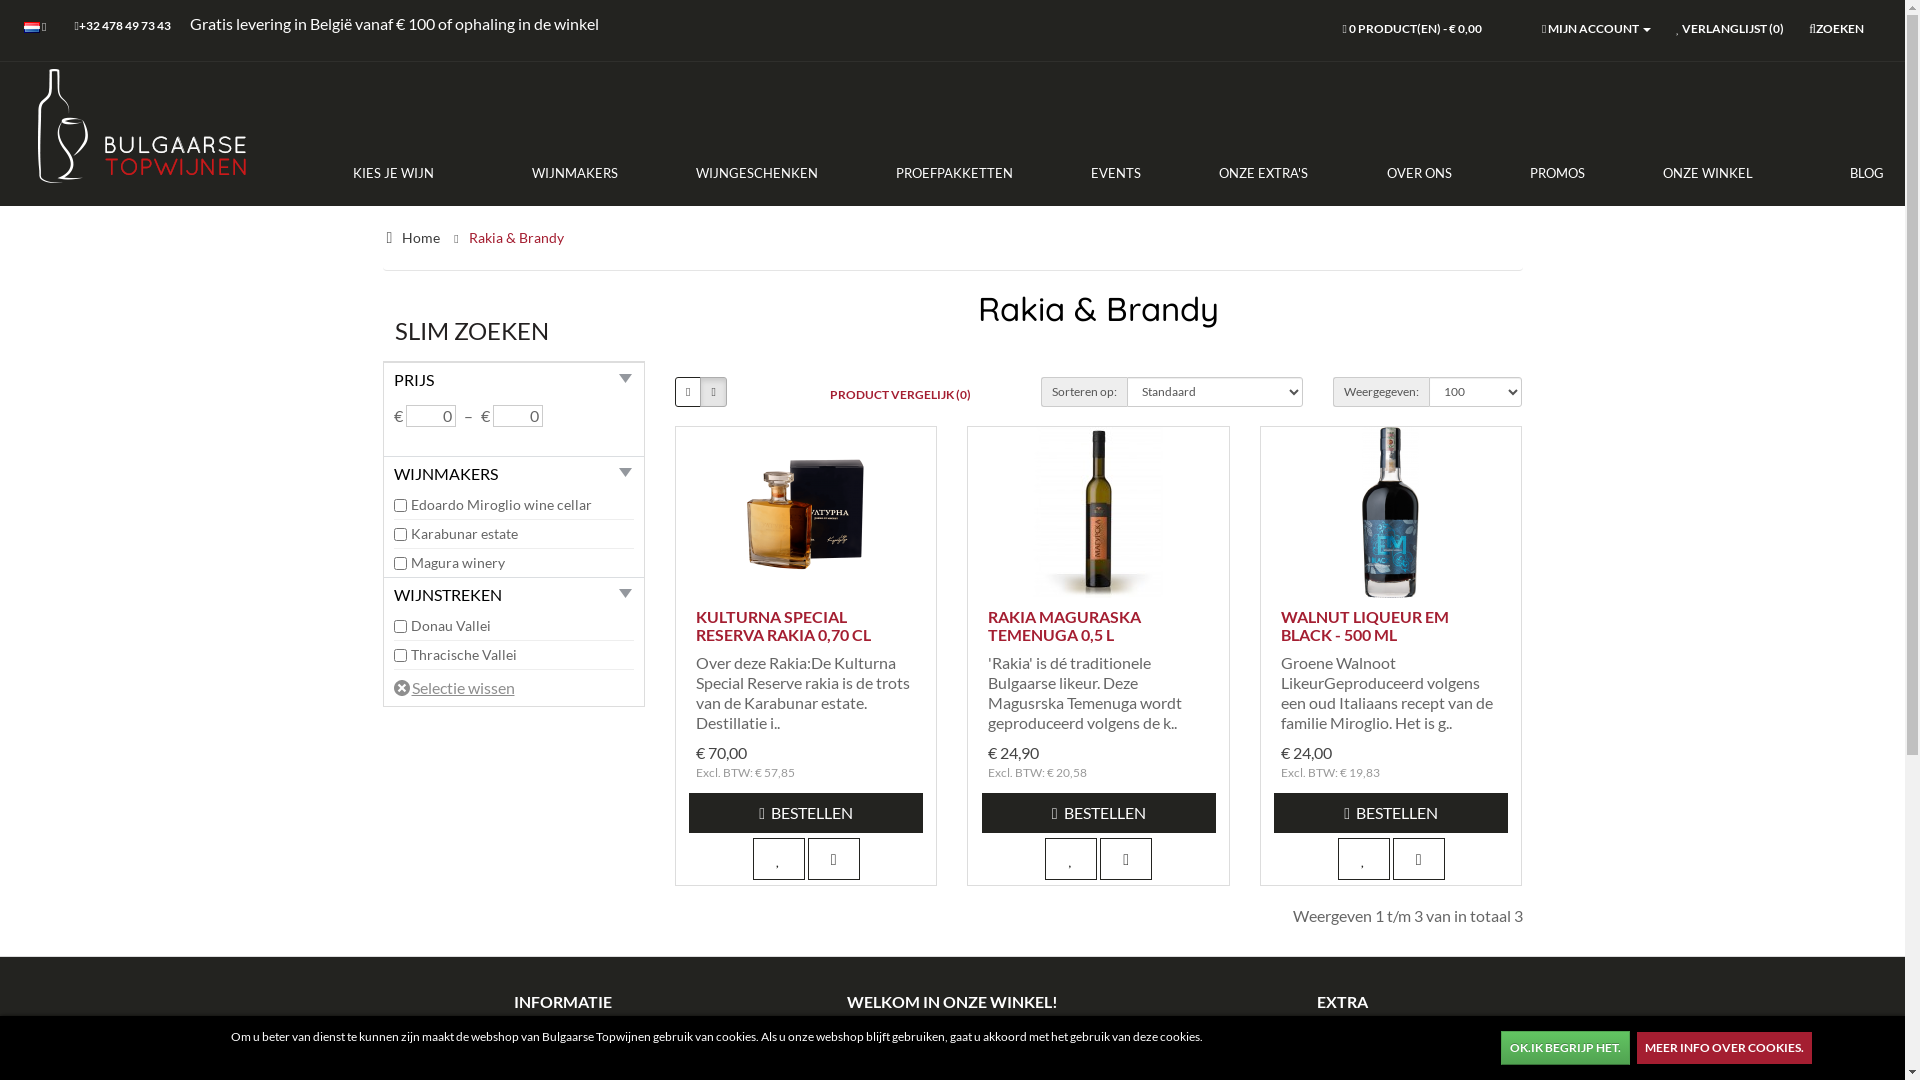  Describe the element at coordinates (1417, 172) in the screenshot. I see `'OVER ONS'` at that location.